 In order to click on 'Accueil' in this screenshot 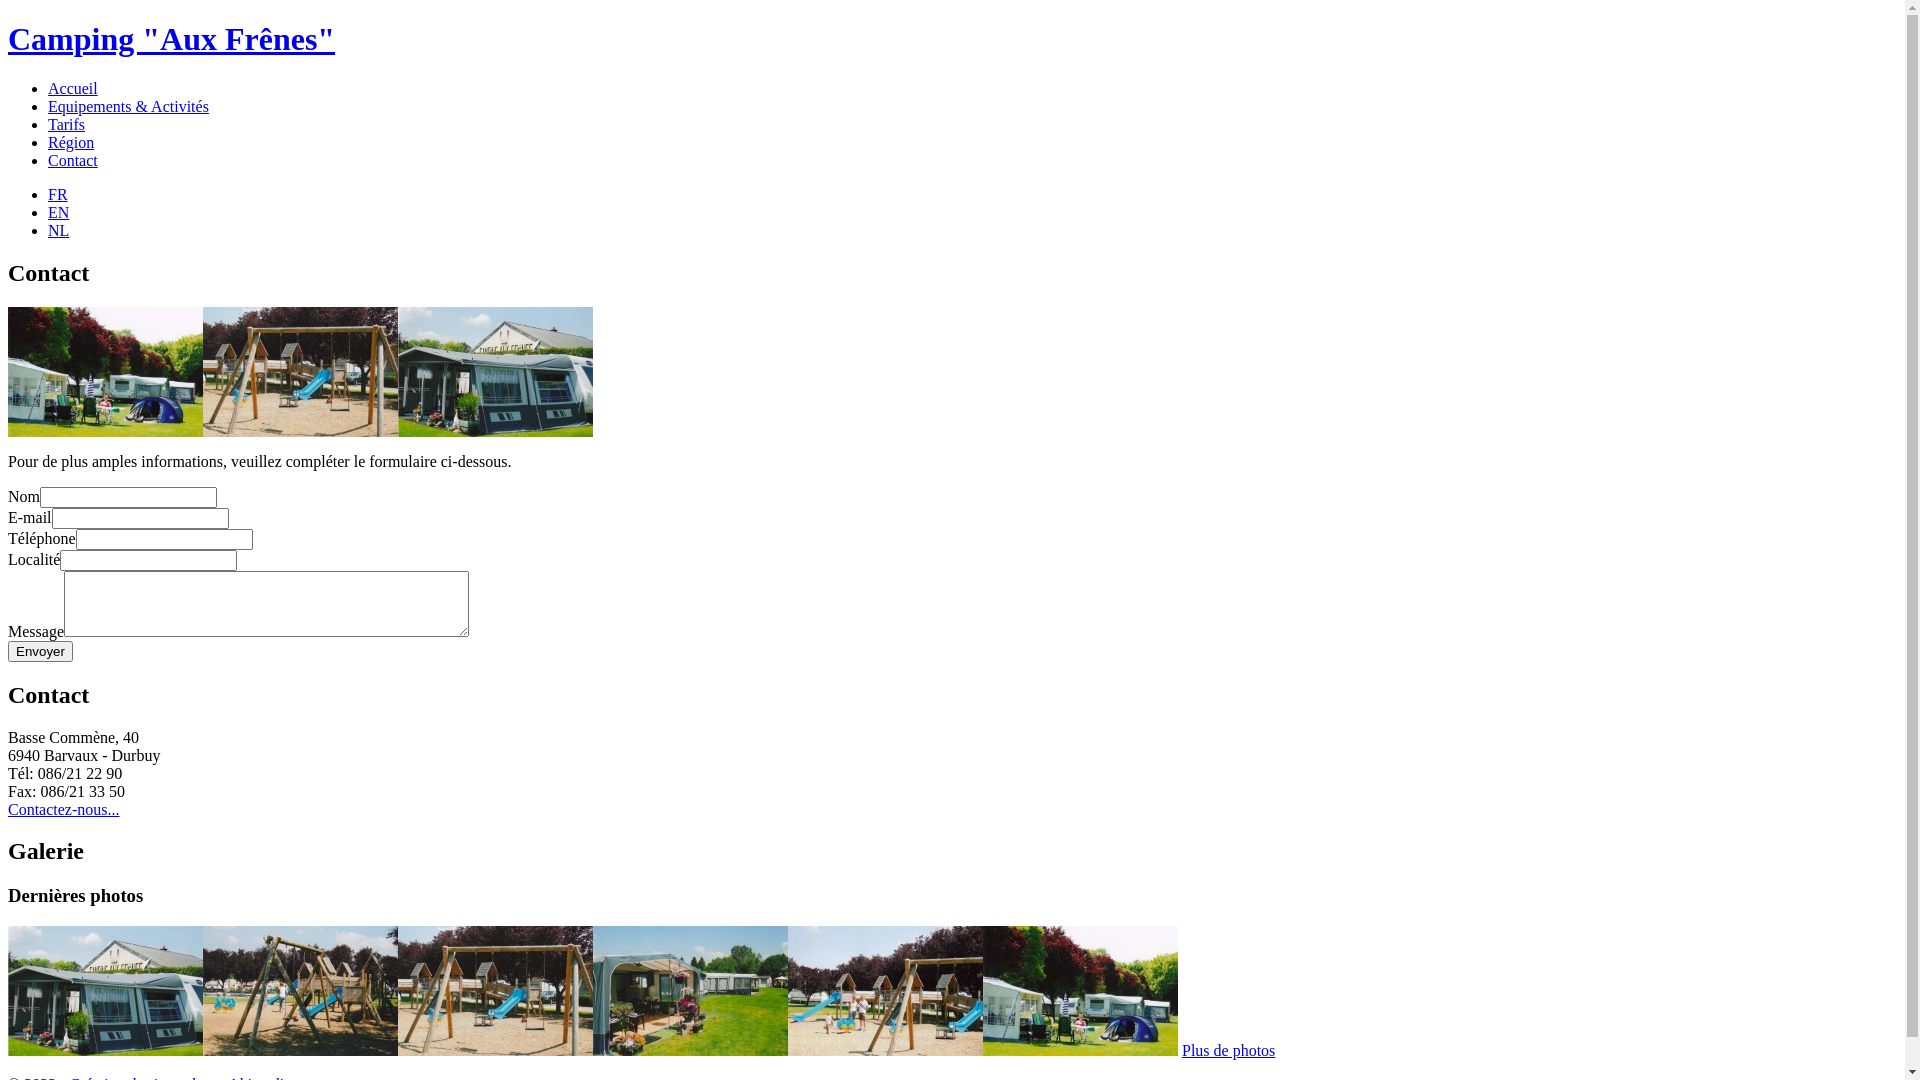, I will do `click(72, 87)`.